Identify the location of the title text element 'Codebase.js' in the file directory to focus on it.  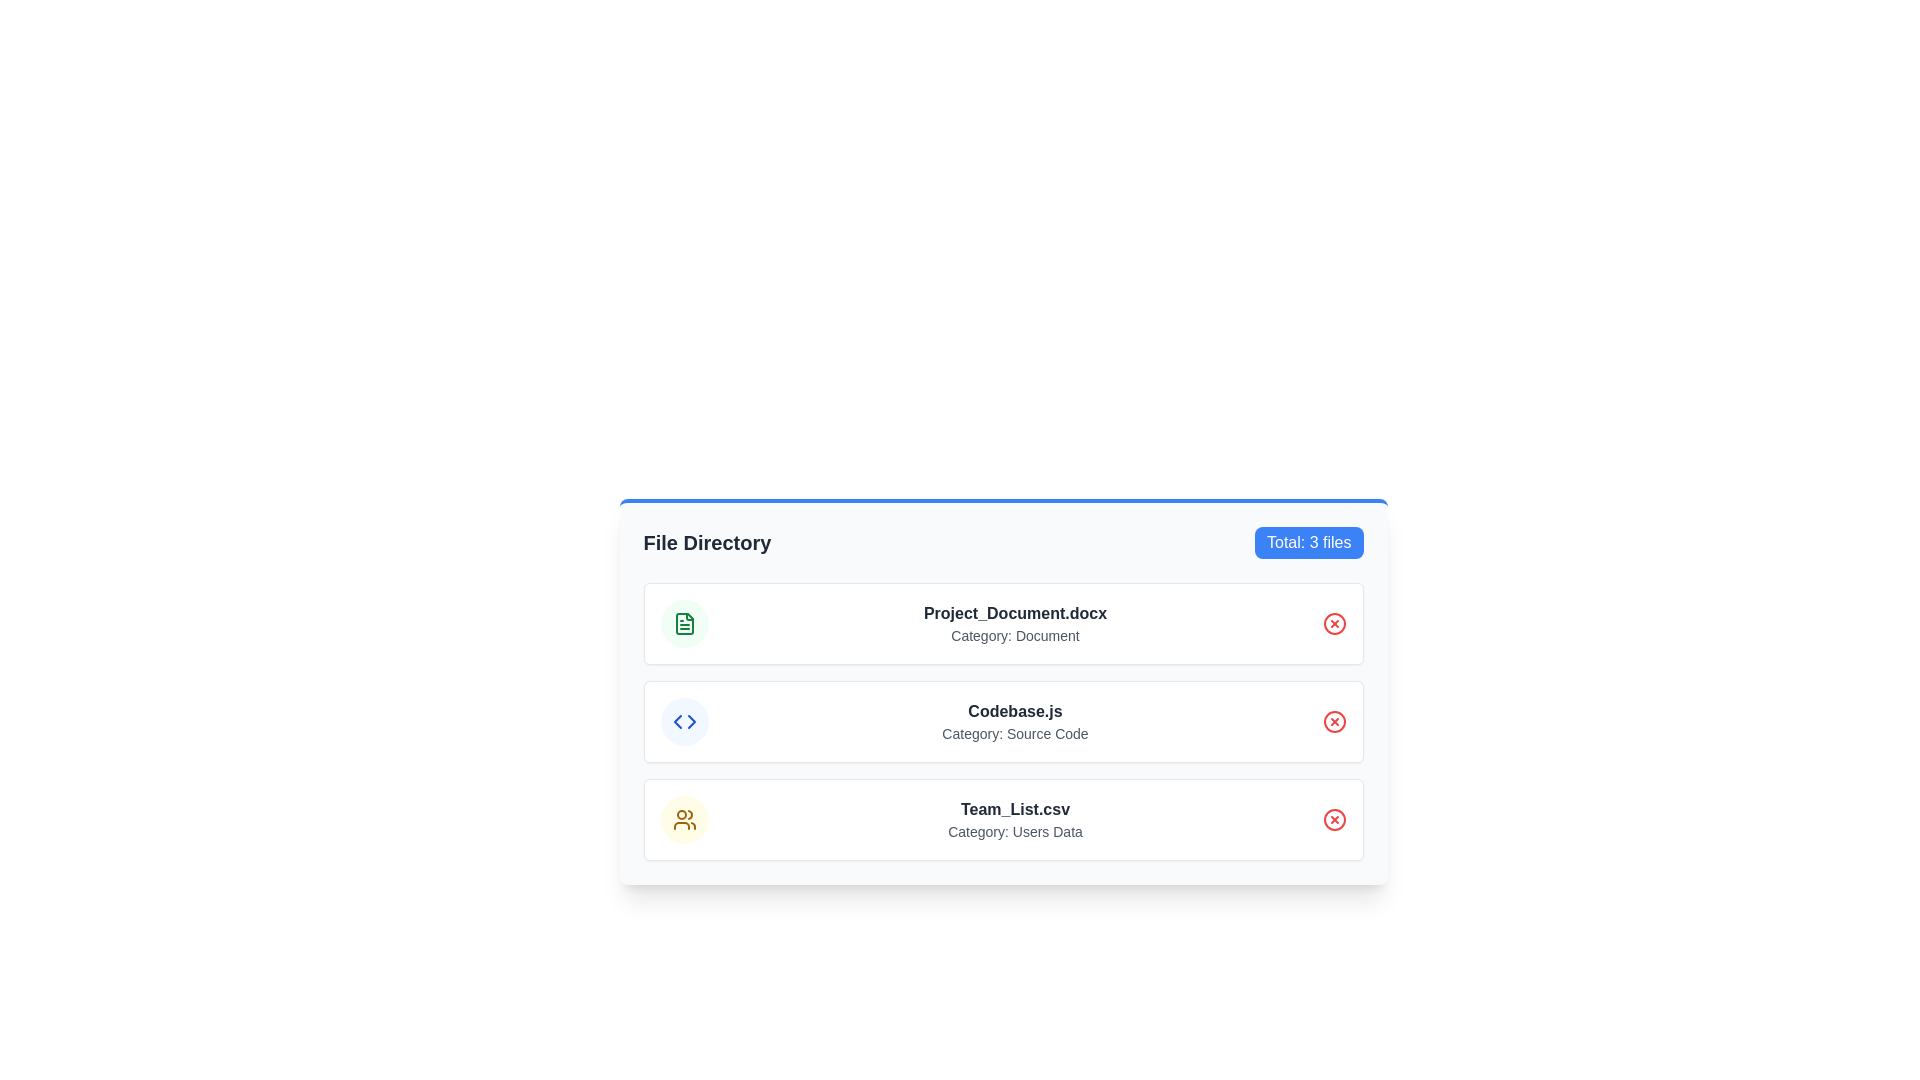
(1015, 711).